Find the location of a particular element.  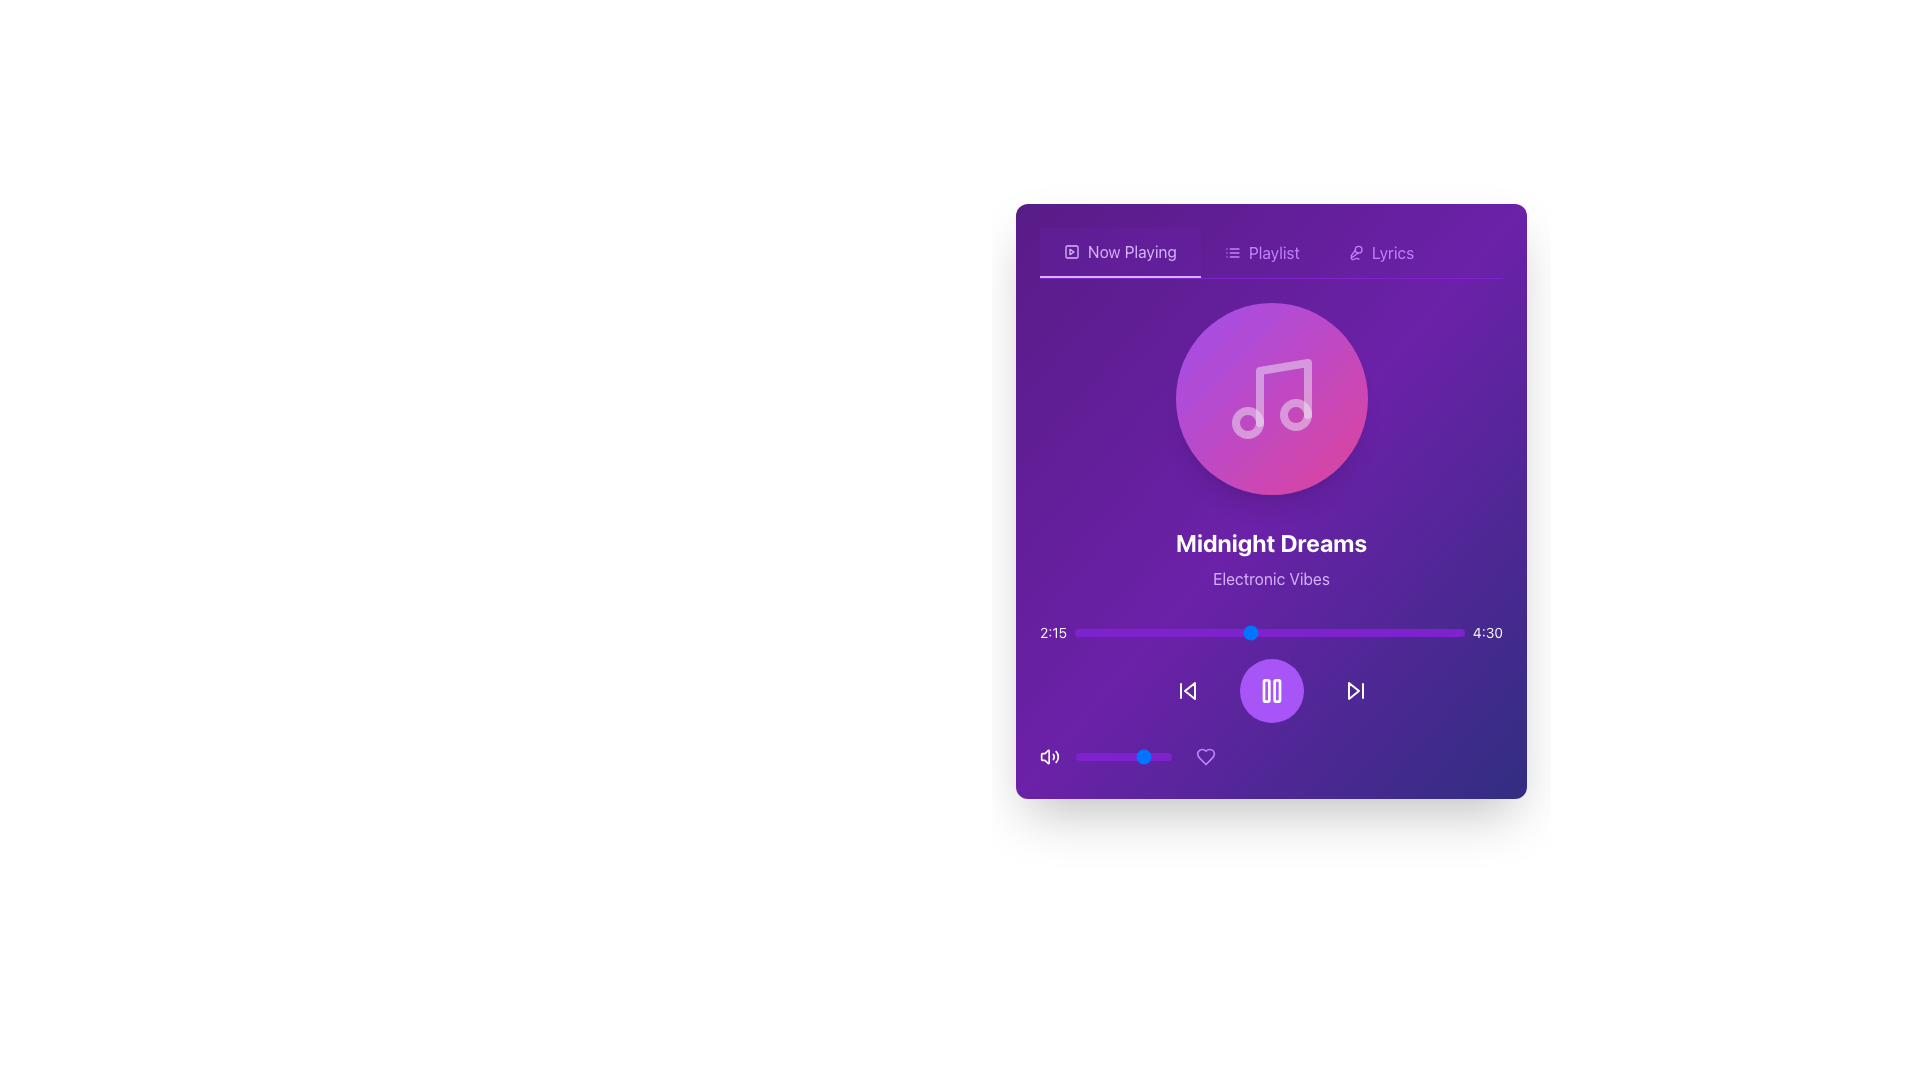

the left vertical bar of the 'Pause' icon, which is part of the circular button located at the center-bottom of the interface, for visual feedback is located at coordinates (1265, 689).